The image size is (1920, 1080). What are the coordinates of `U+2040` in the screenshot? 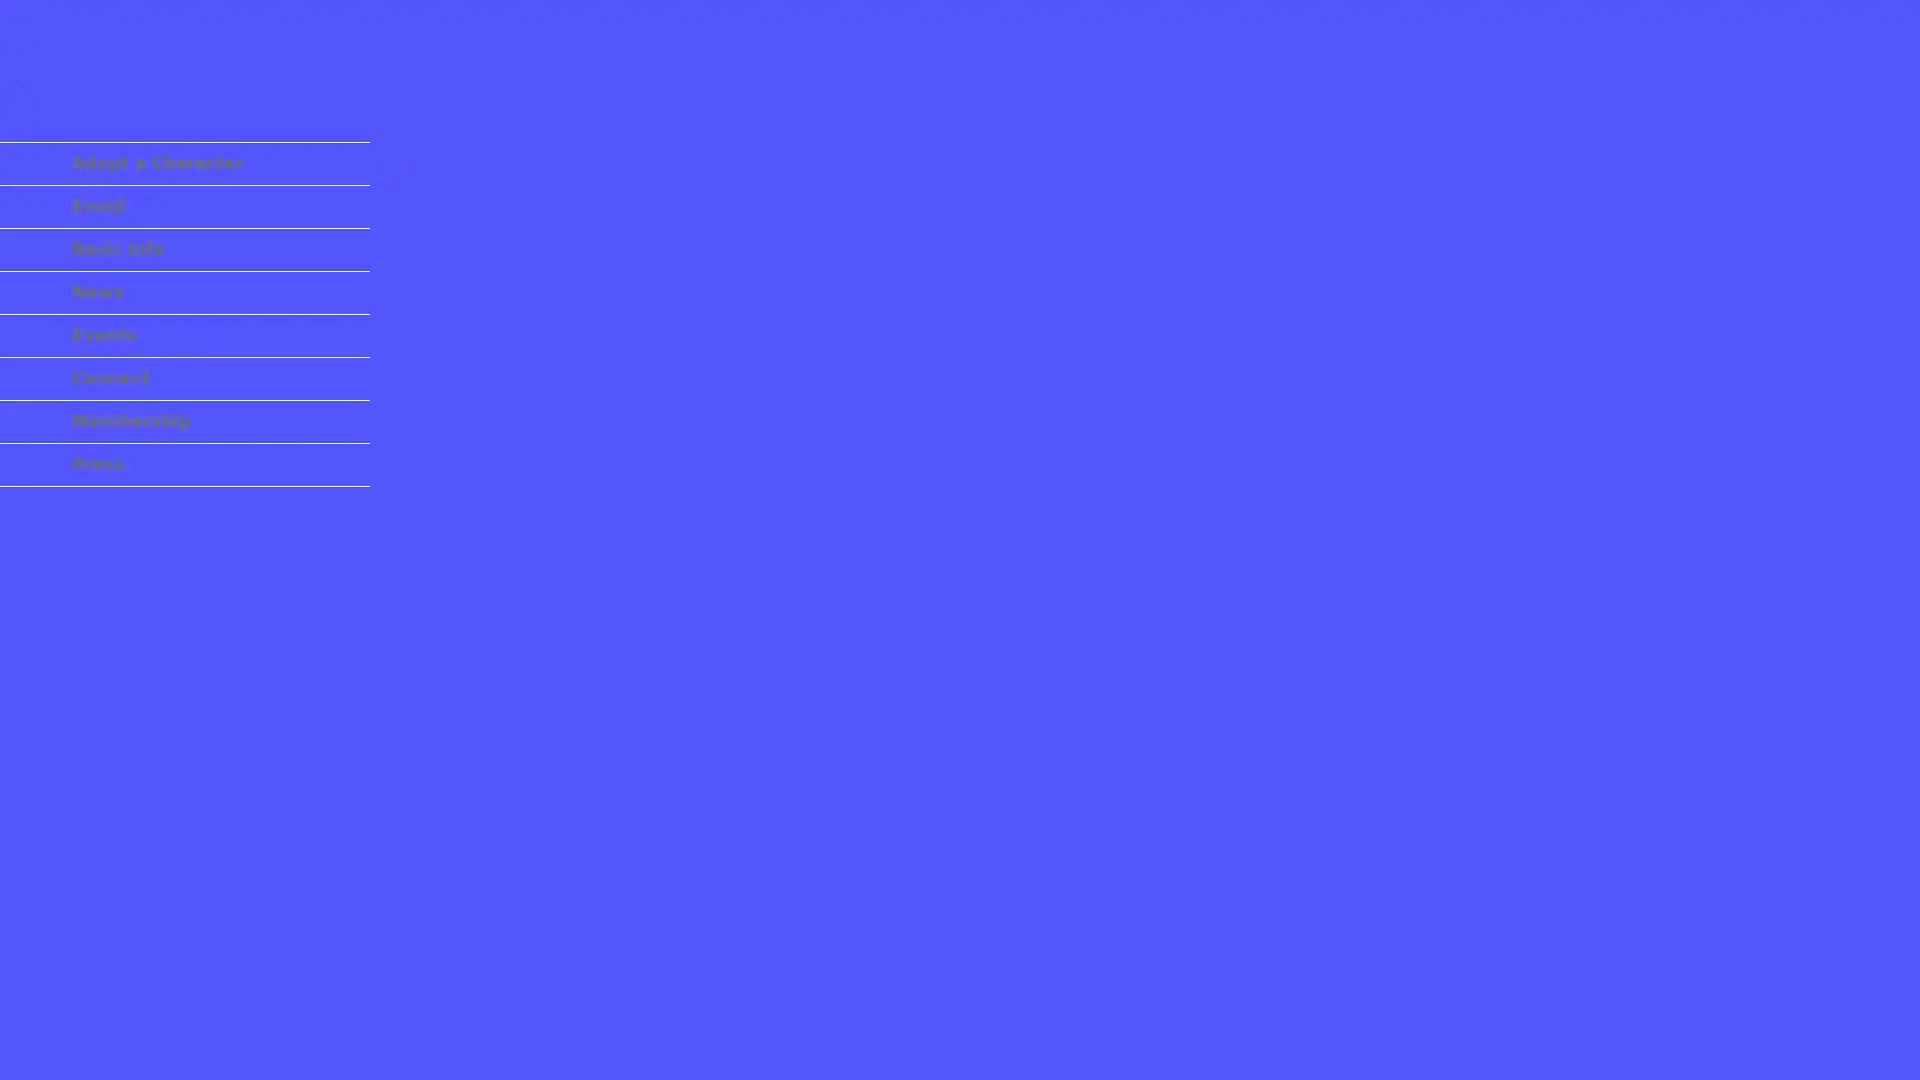 It's located at (752, 543).